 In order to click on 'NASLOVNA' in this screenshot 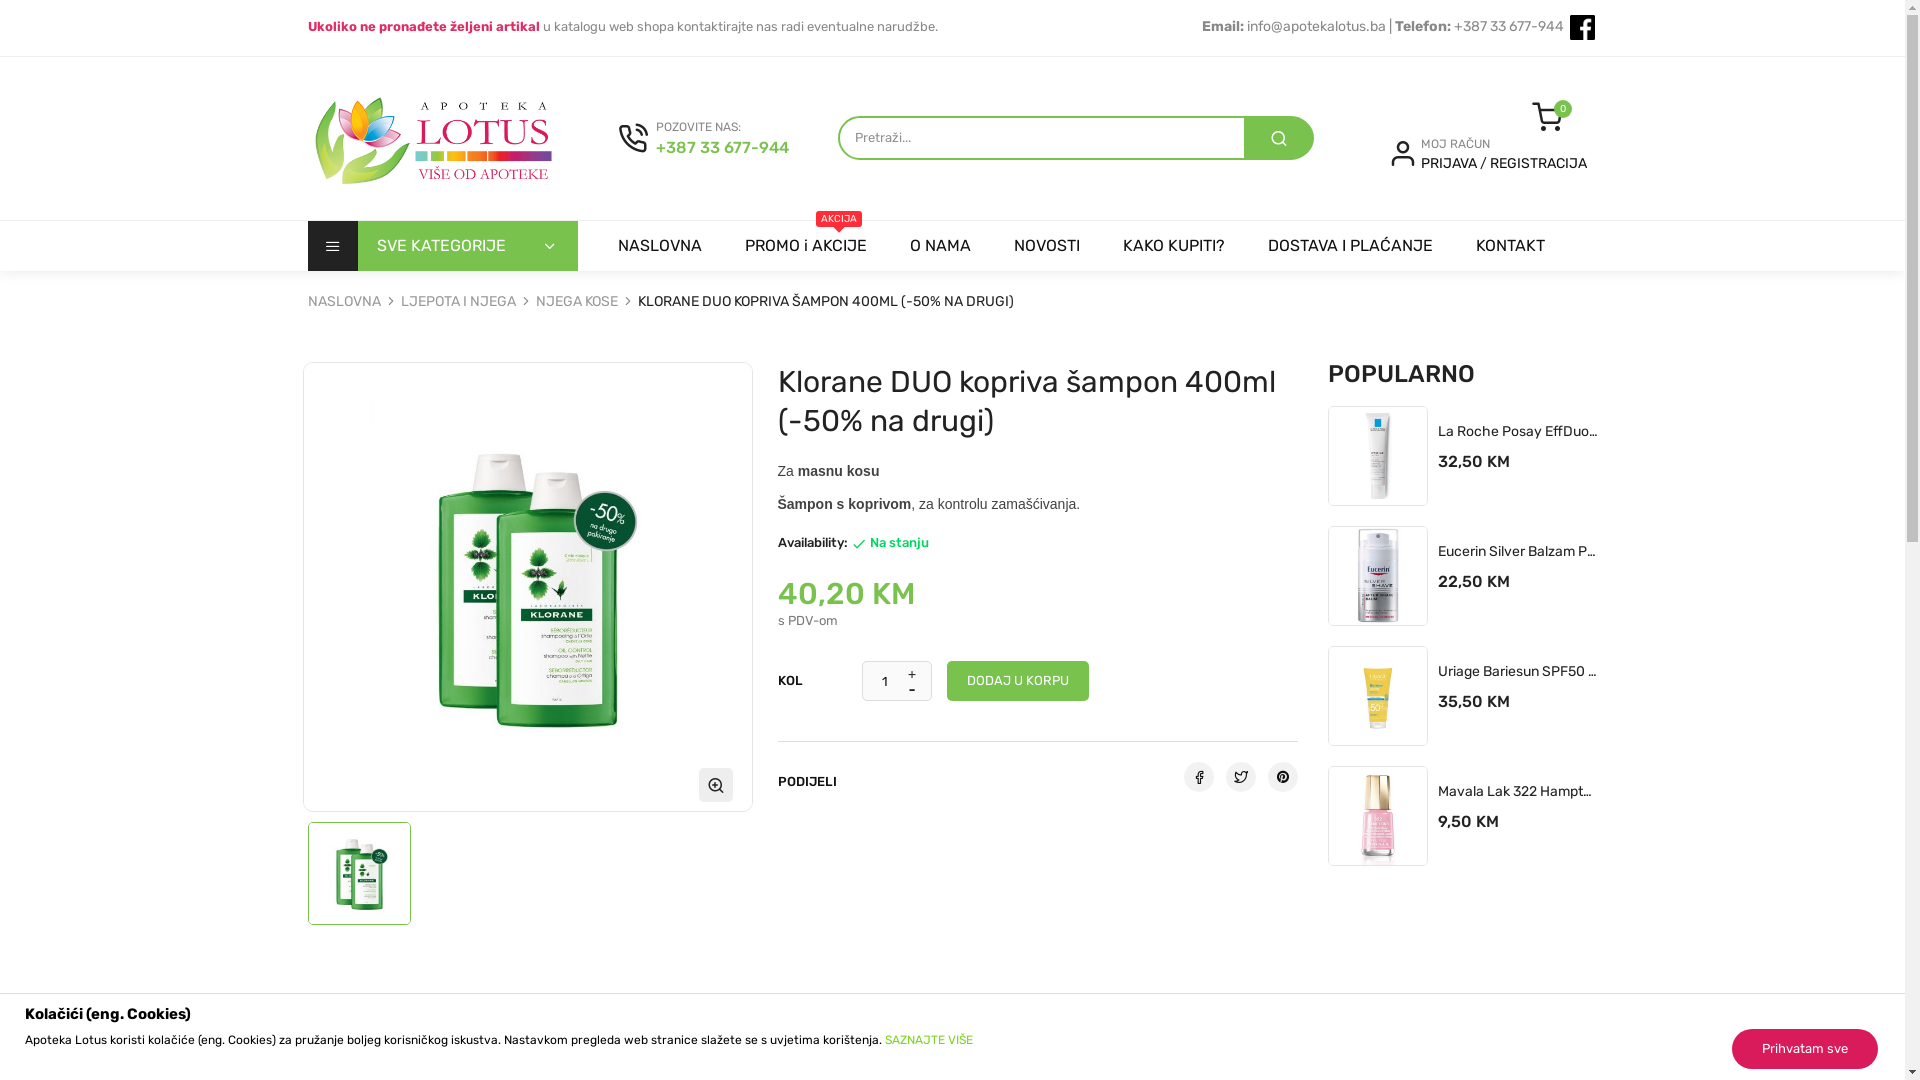, I will do `click(306, 301)`.